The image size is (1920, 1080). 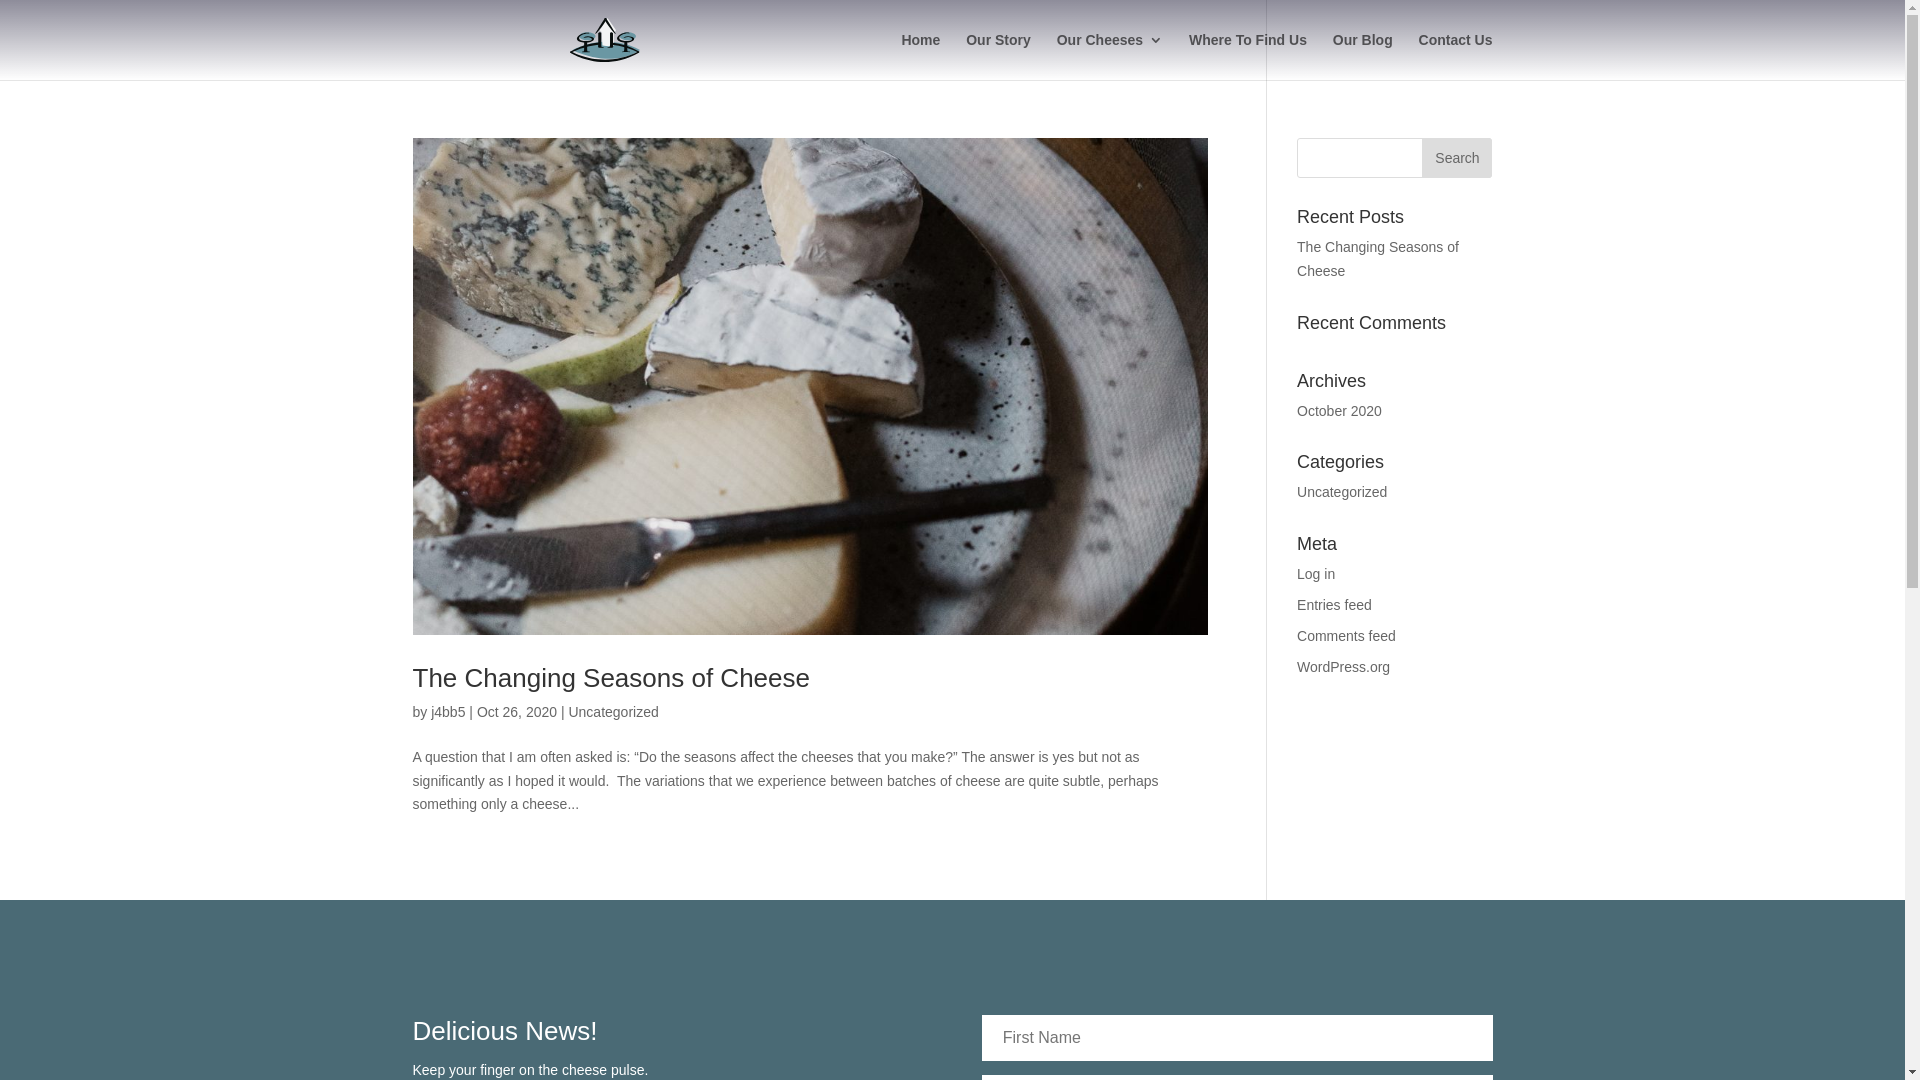 What do you see at coordinates (430, 711) in the screenshot?
I see `'j4bb5'` at bounding box center [430, 711].